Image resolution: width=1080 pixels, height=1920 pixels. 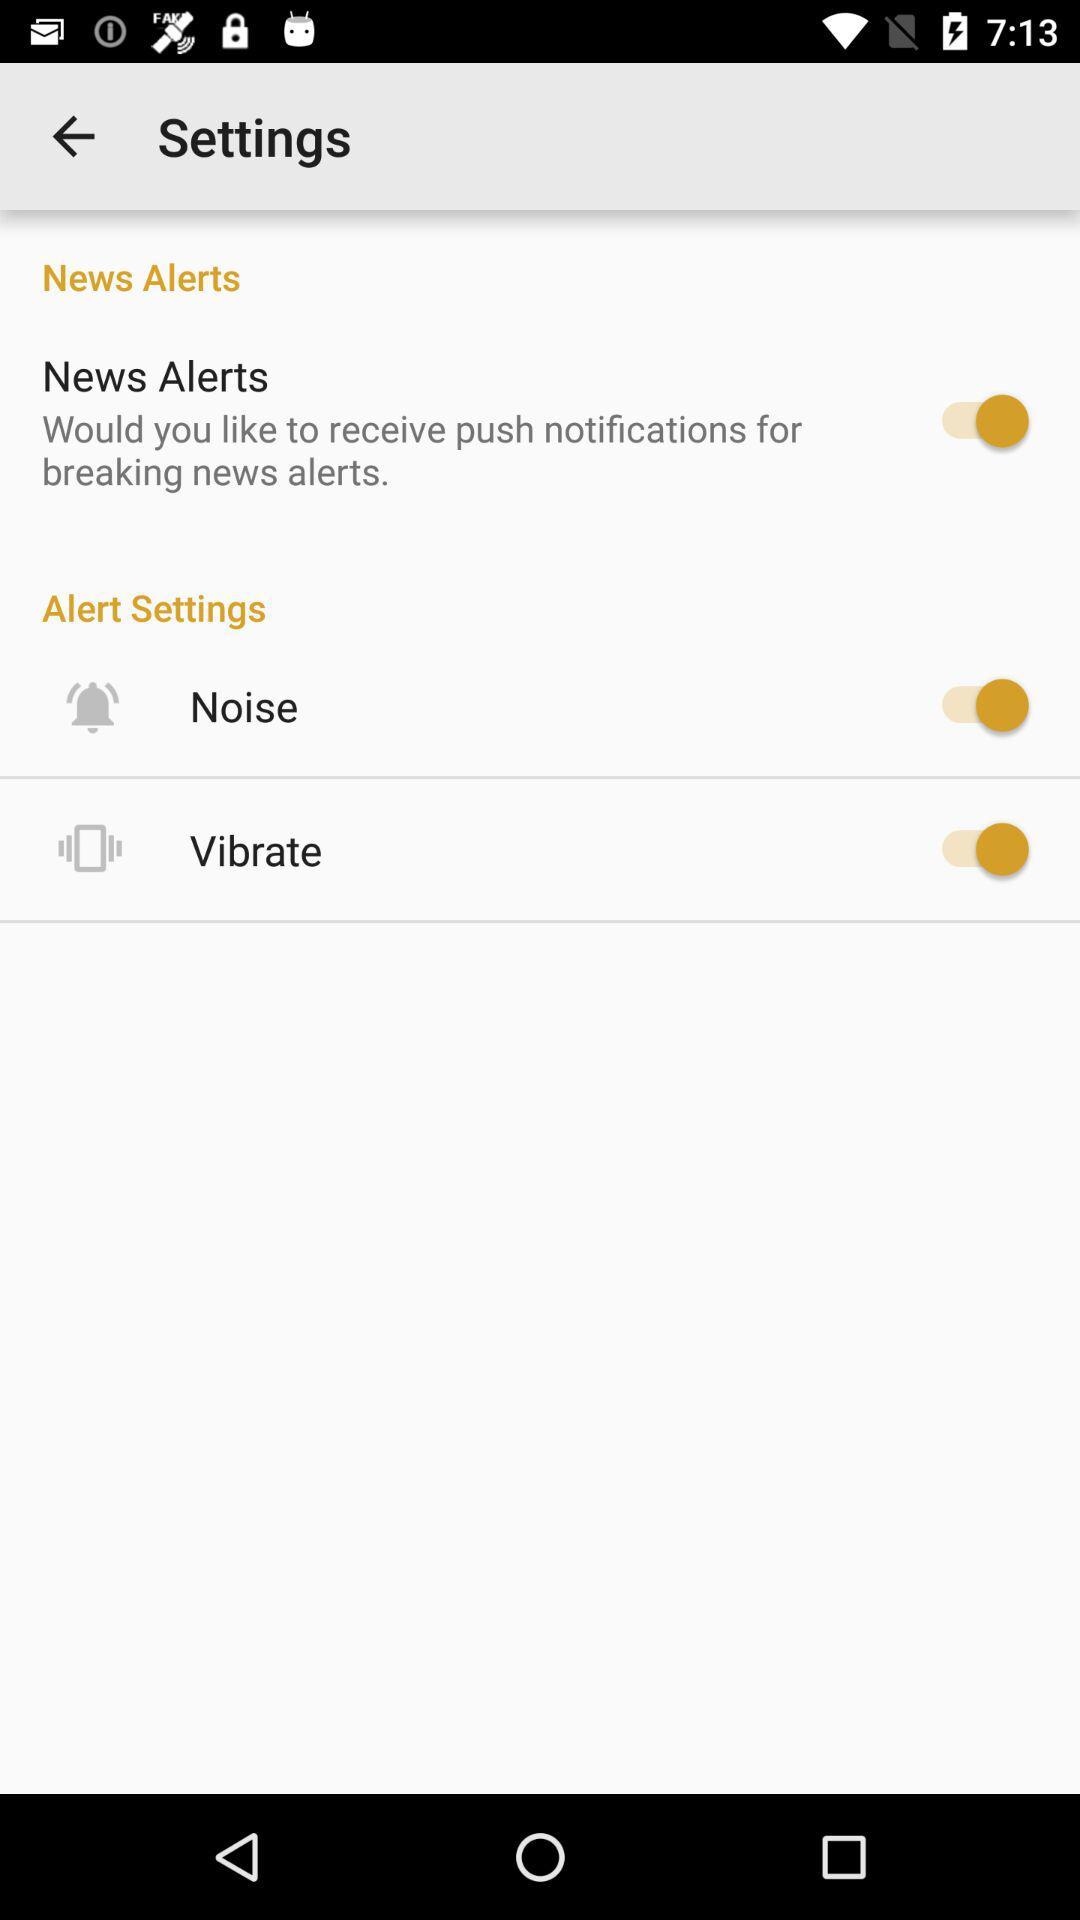 I want to click on alert settings icon, so click(x=540, y=585).